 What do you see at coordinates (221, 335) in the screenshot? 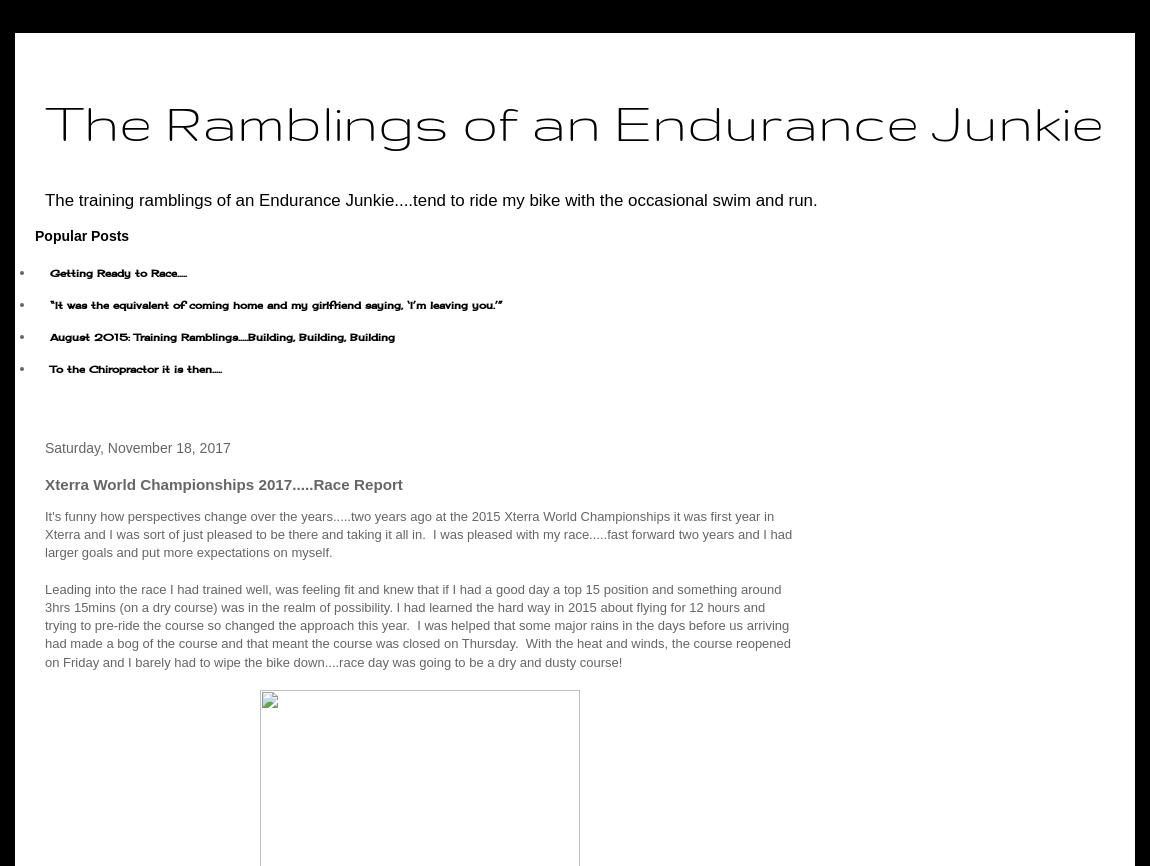
I see `'August 2015: Training Ramblings.....Building, Building, Building'` at bounding box center [221, 335].